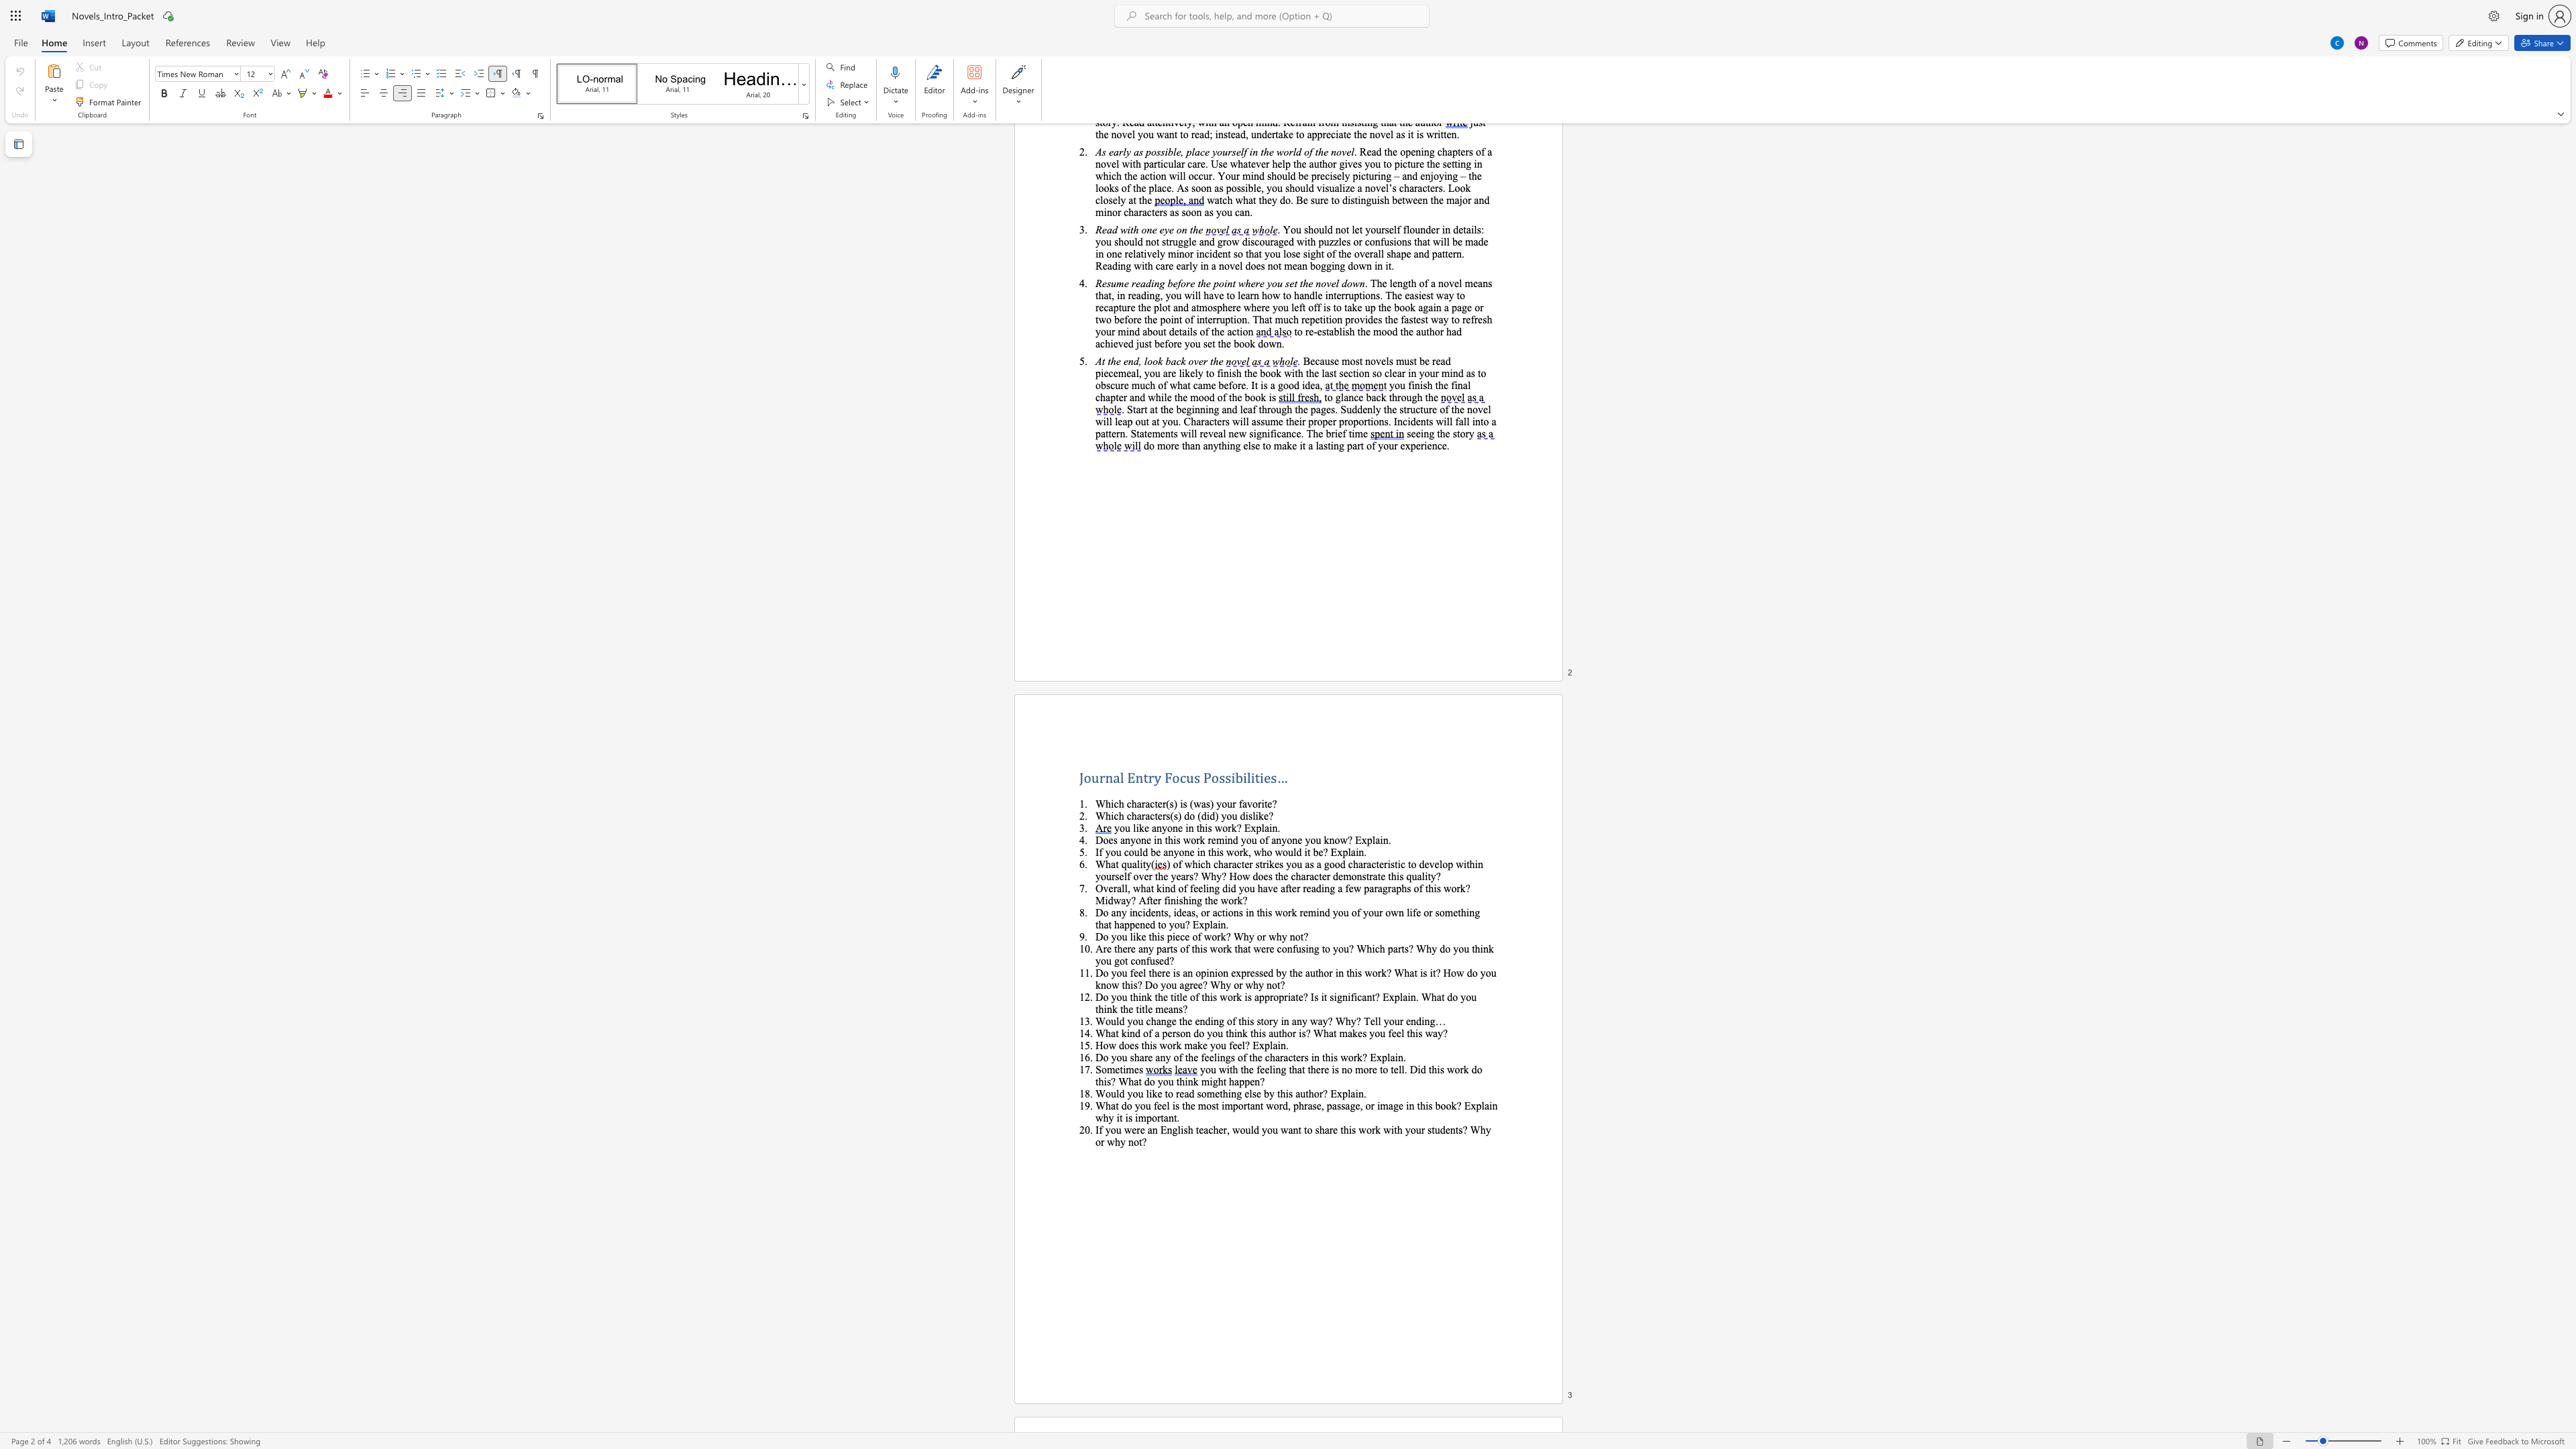 The width and height of the screenshot is (2576, 1449). Describe the element at coordinates (1104, 851) in the screenshot. I see `the subset text "you could be anyon" within the text "If you could be anyone in this work, who would it be? Explain."` at that location.